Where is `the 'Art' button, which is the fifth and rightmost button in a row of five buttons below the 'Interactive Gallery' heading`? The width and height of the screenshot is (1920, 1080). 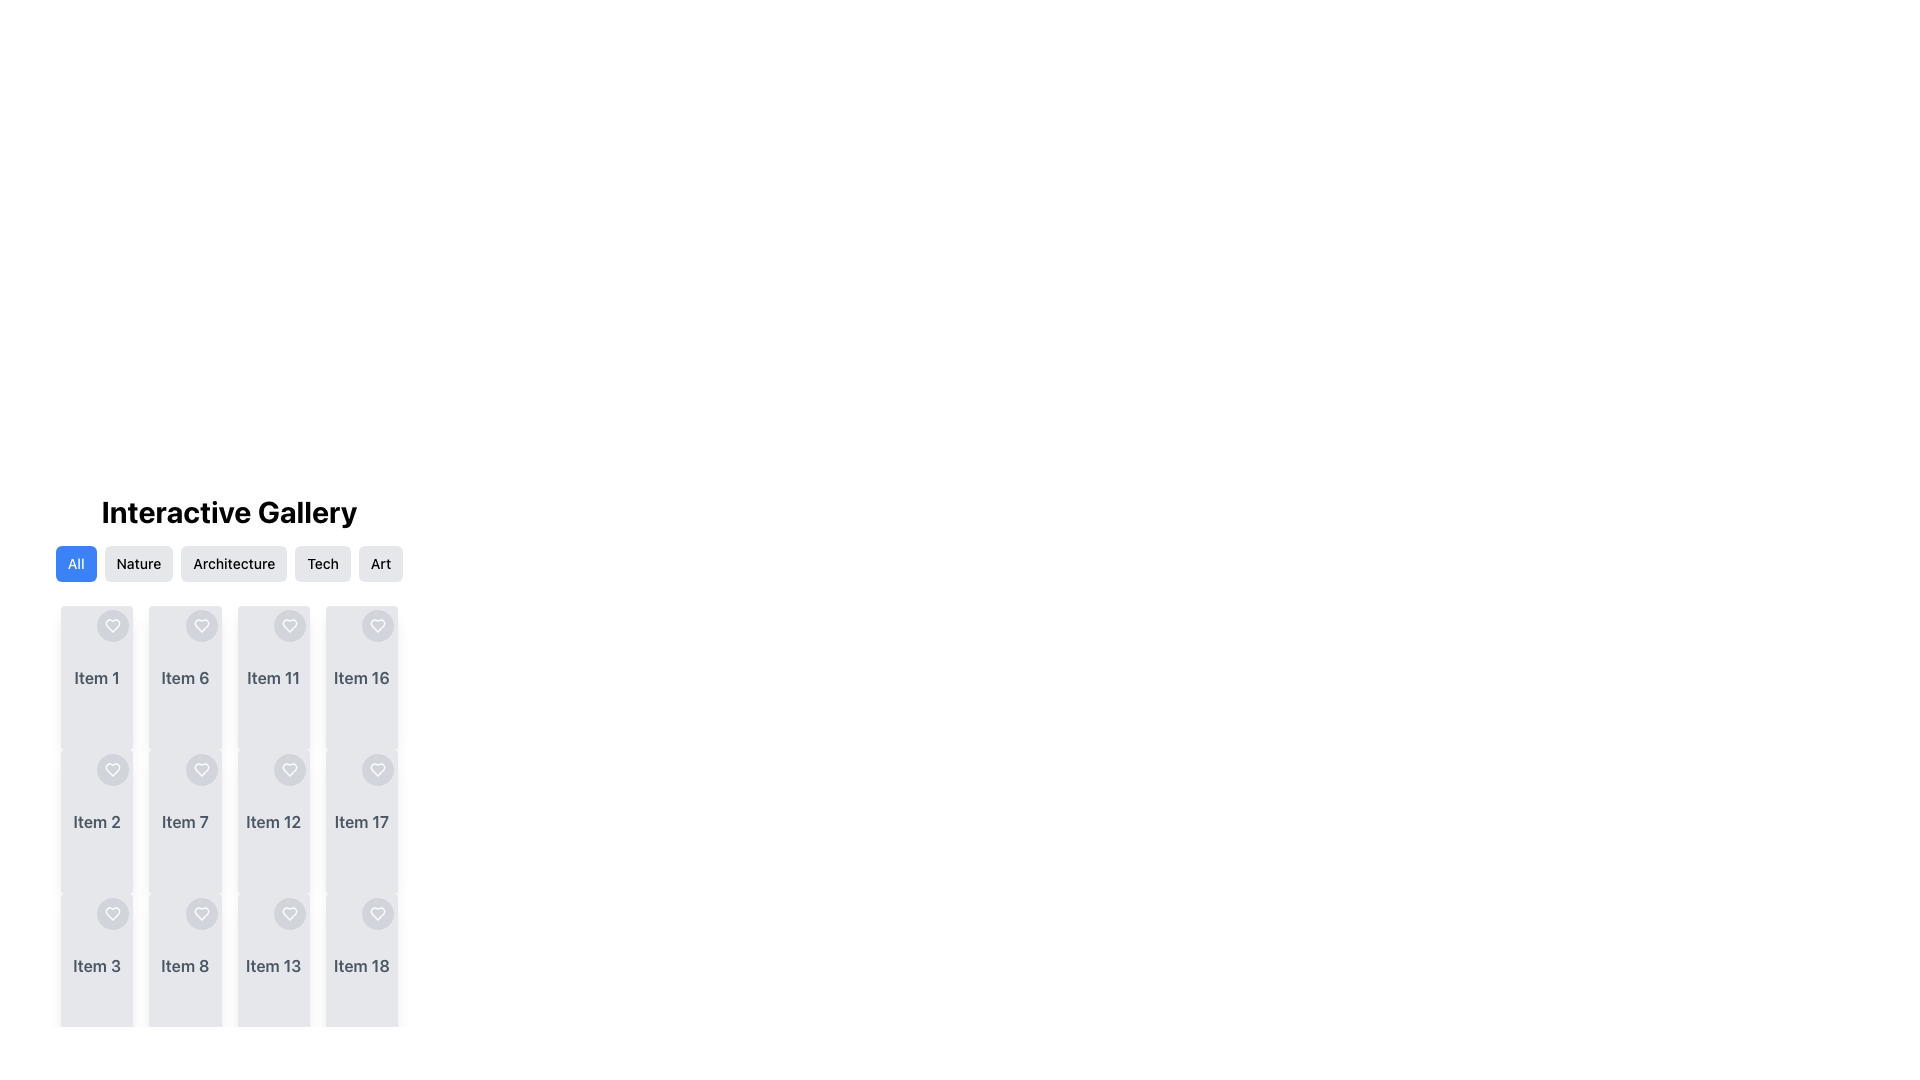 the 'Art' button, which is the fifth and rightmost button in a row of five buttons below the 'Interactive Gallery' heading is located at coordinates (381, 563).